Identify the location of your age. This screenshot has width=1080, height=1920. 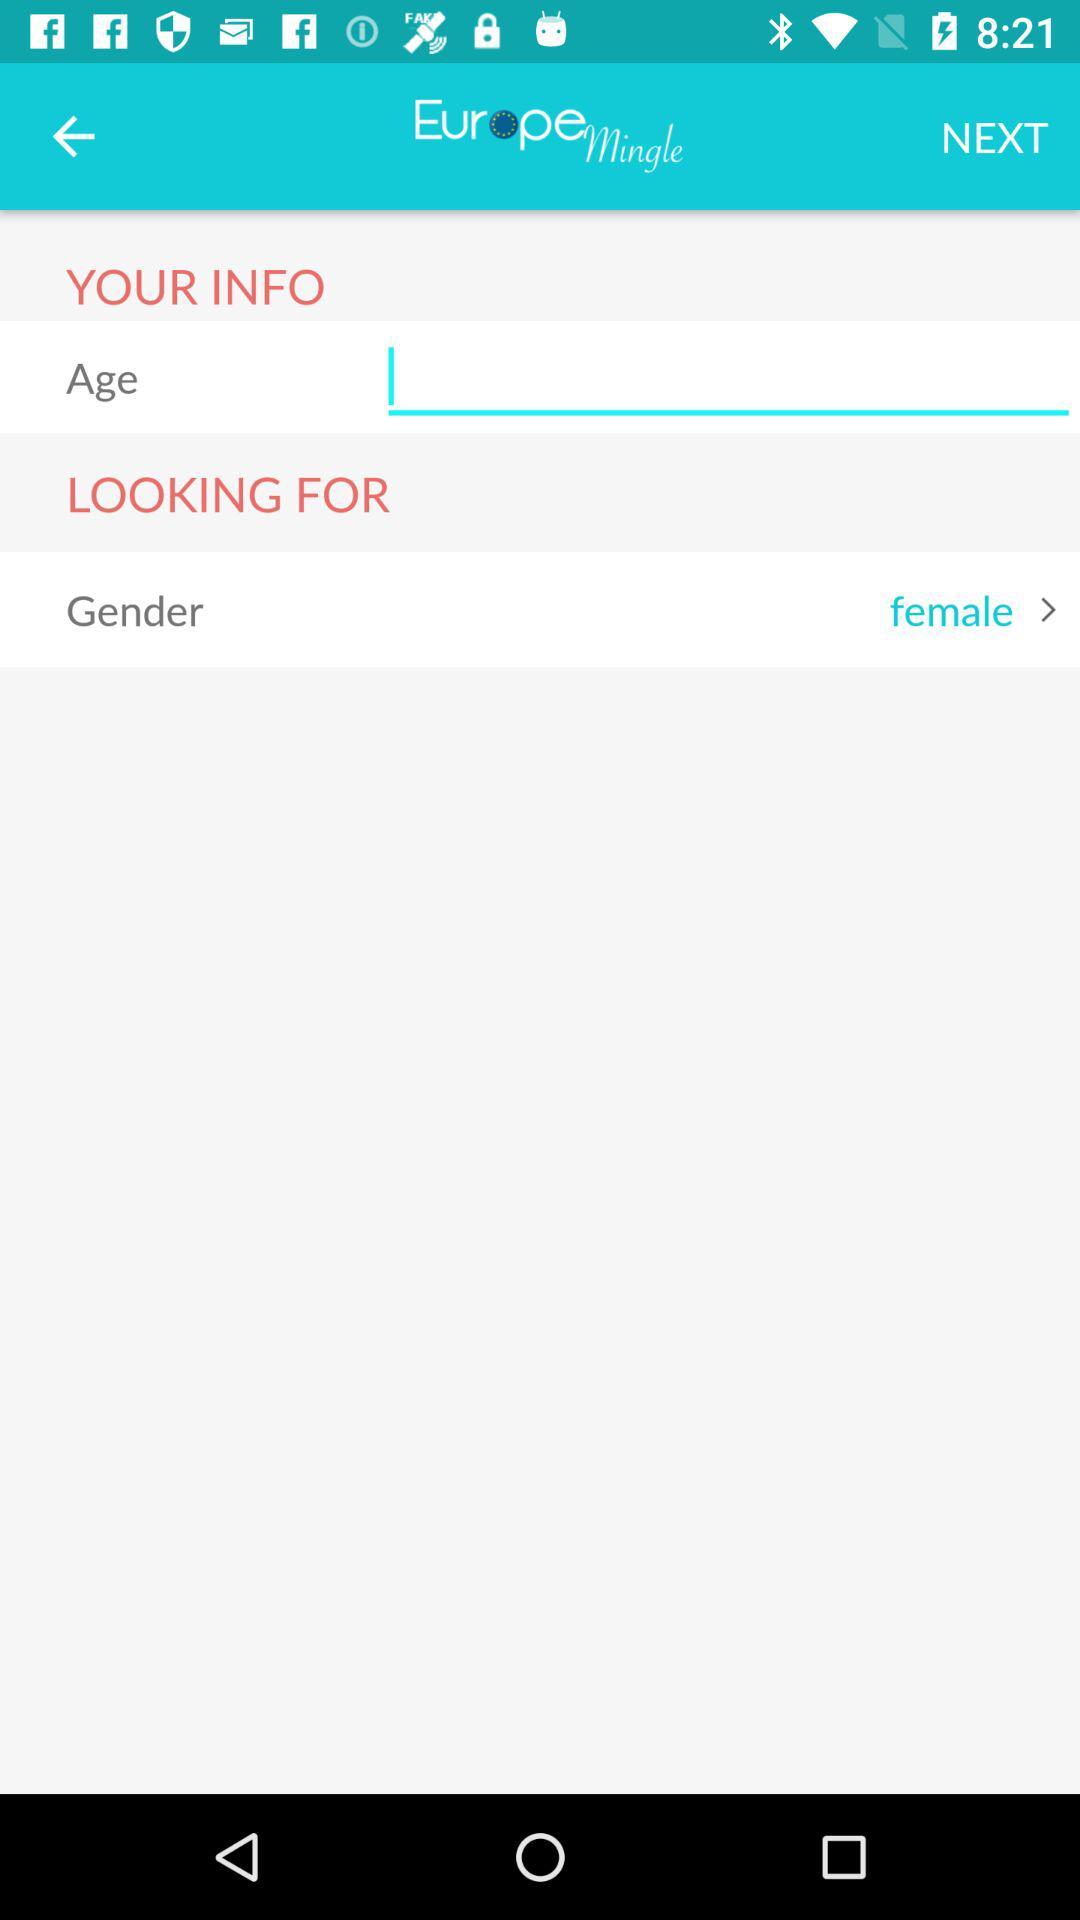
(728, 377).